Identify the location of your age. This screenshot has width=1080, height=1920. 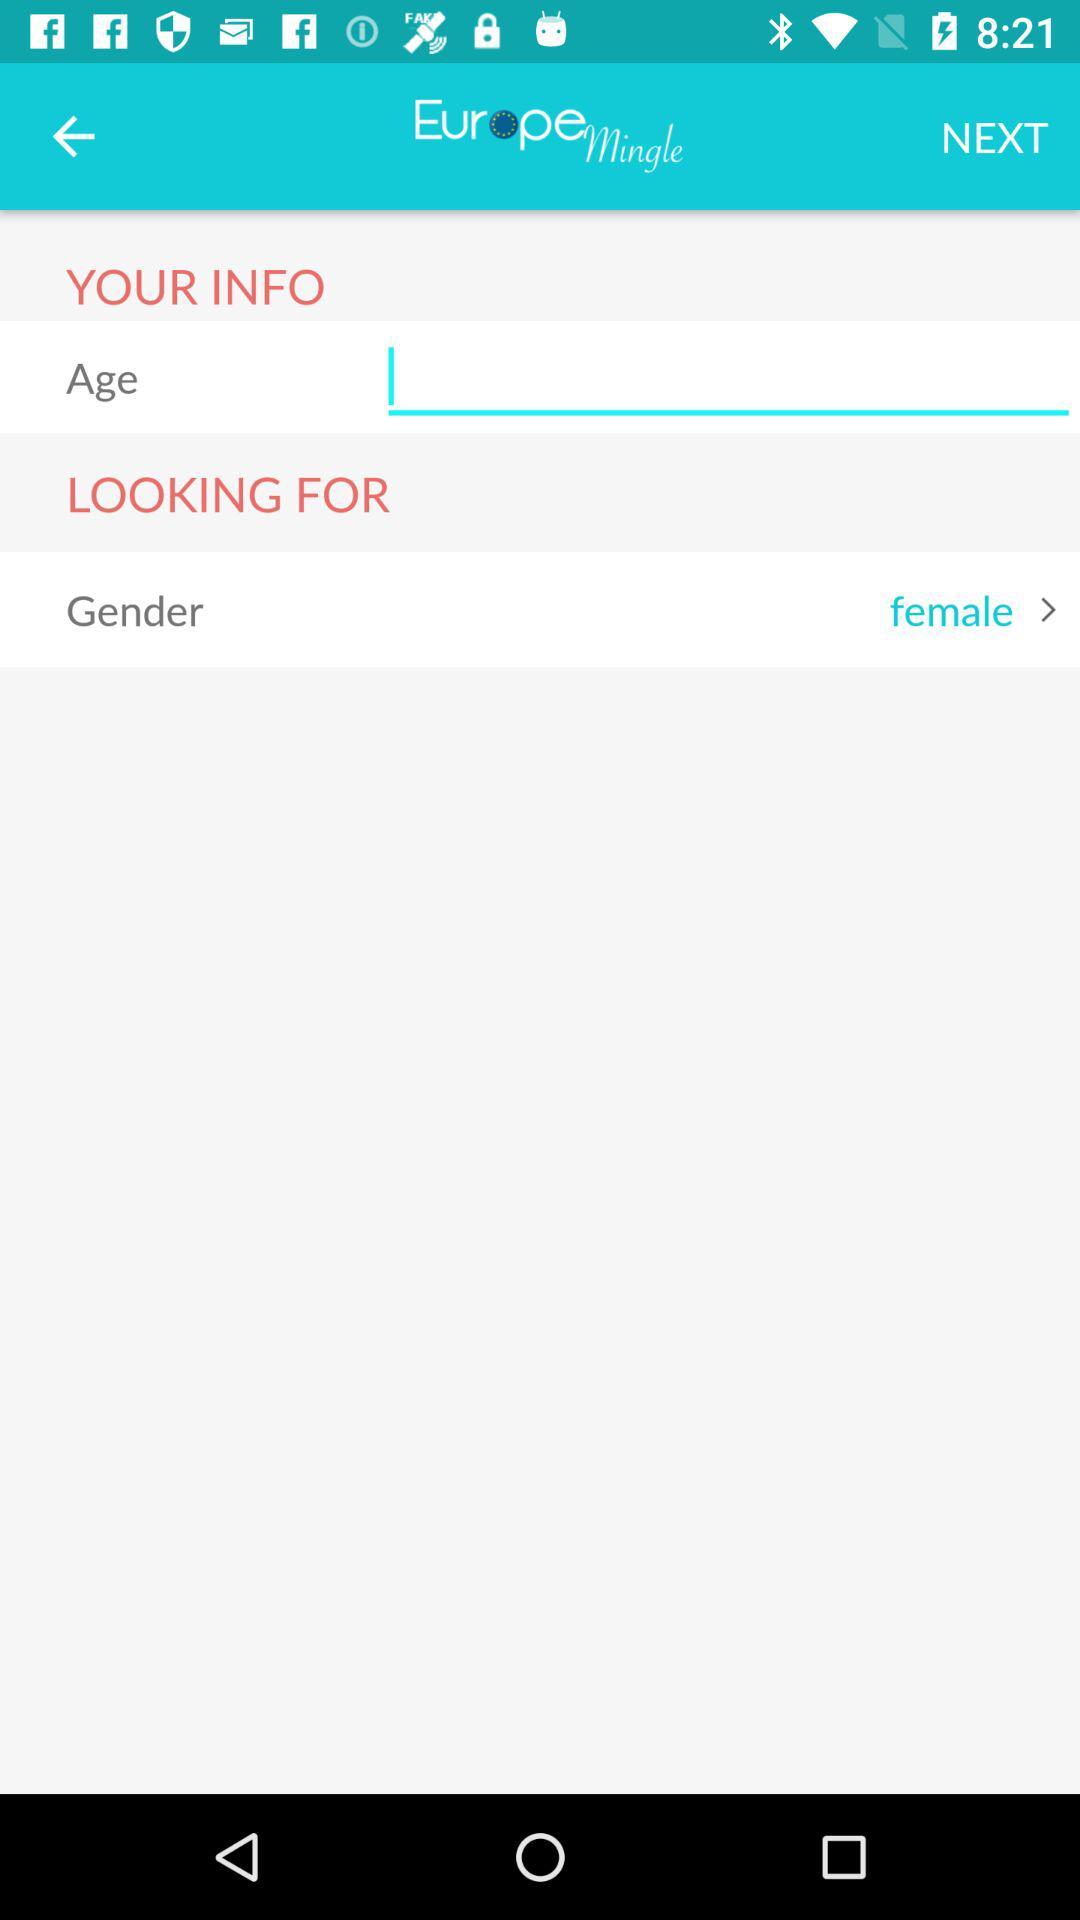
(728, 377).